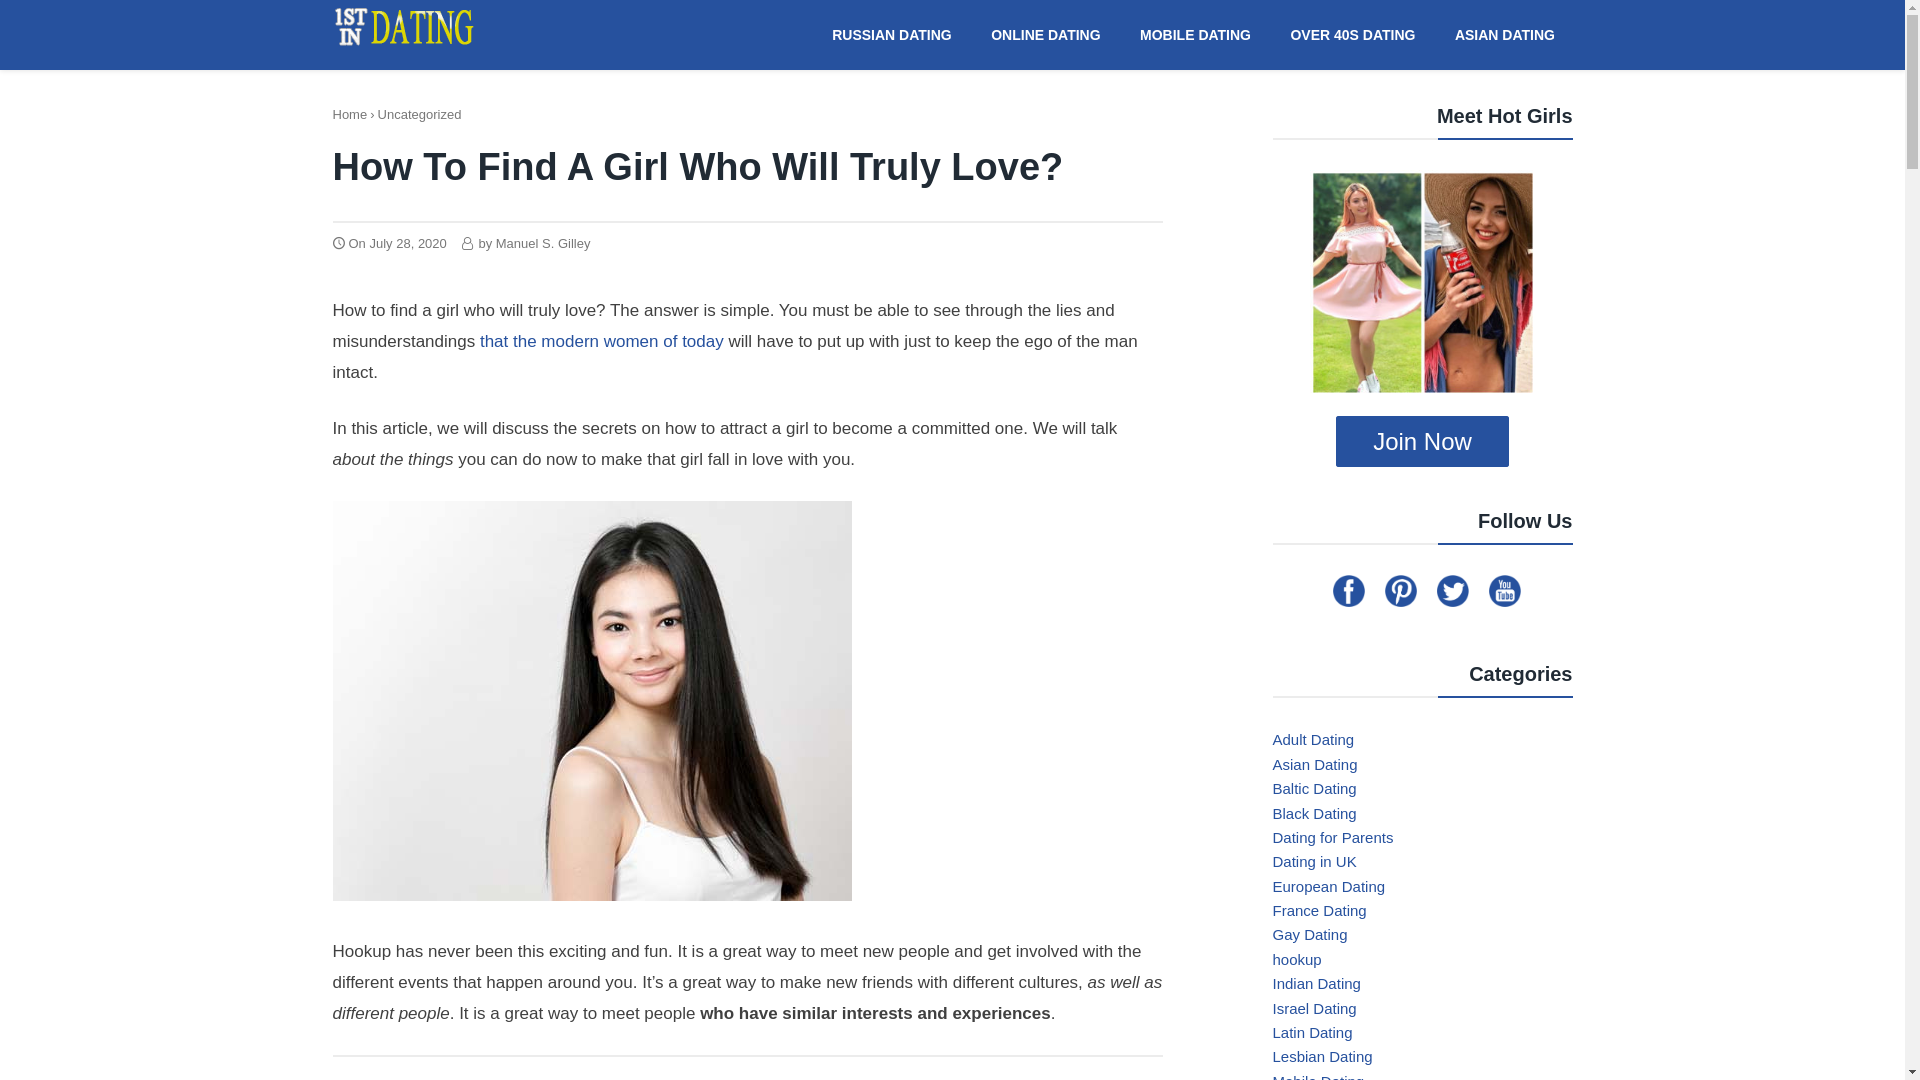 The image size is (1920, 1080). I want to click on 'ONLINE DATING', so click(1045, 33).